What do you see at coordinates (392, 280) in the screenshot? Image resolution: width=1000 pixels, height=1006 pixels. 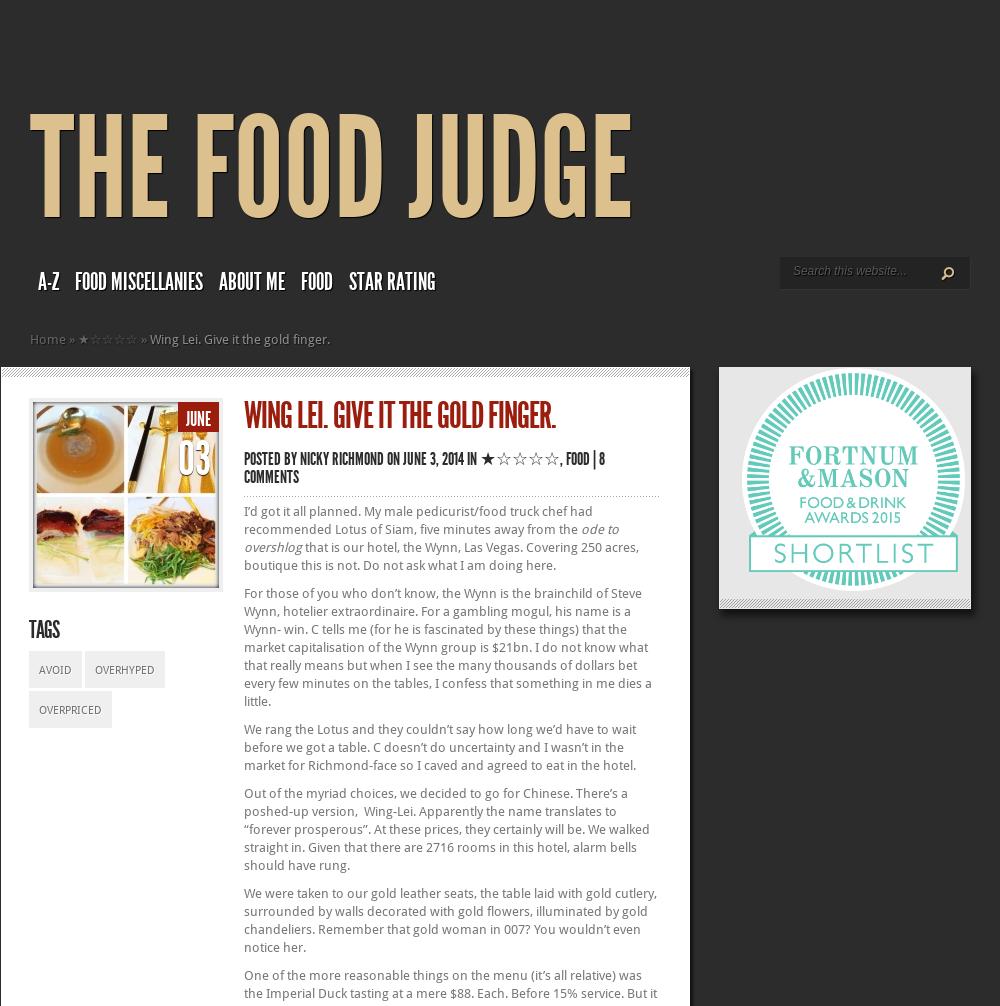 I see `'Star rating'` at bounding box center [392, 280].